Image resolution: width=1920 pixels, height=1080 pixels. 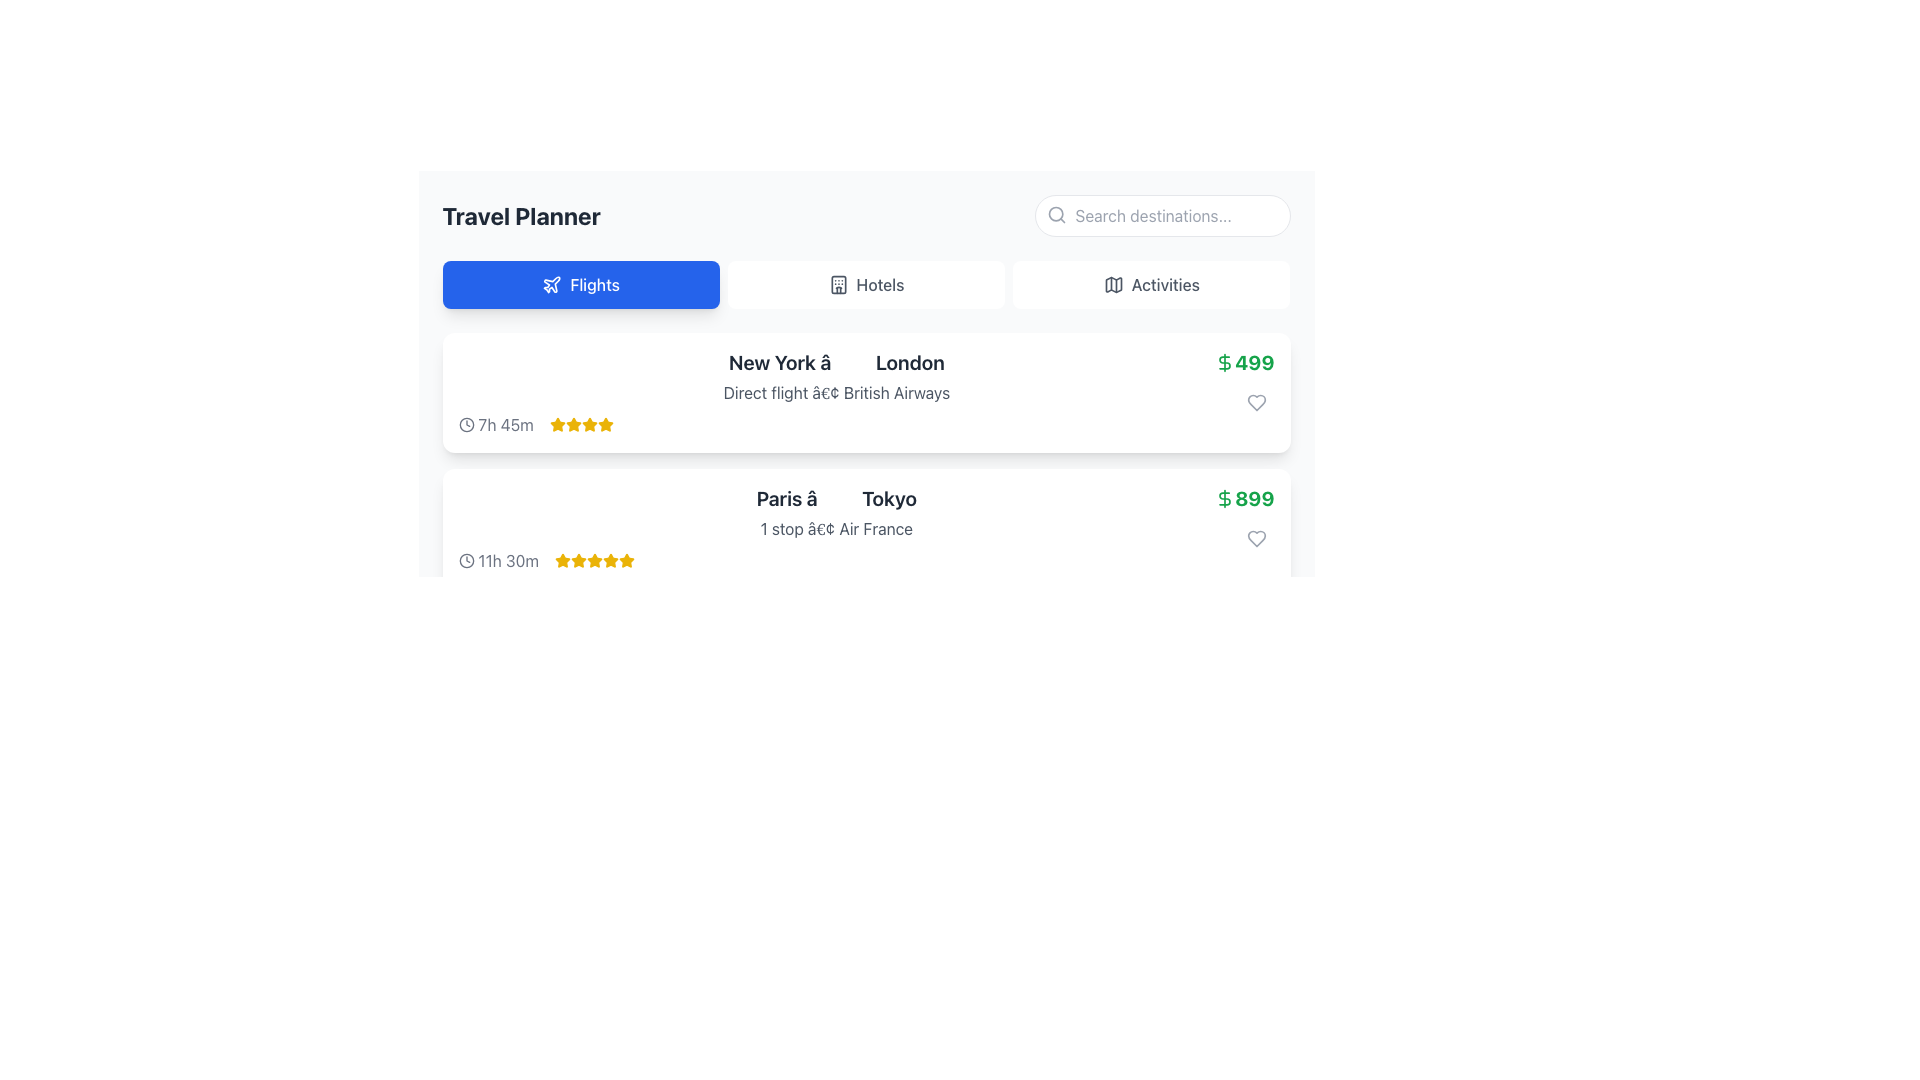 I want to click on the 'Hotels' button in the navigation bar to change its background color to light gray, so click(x=866, y=285).